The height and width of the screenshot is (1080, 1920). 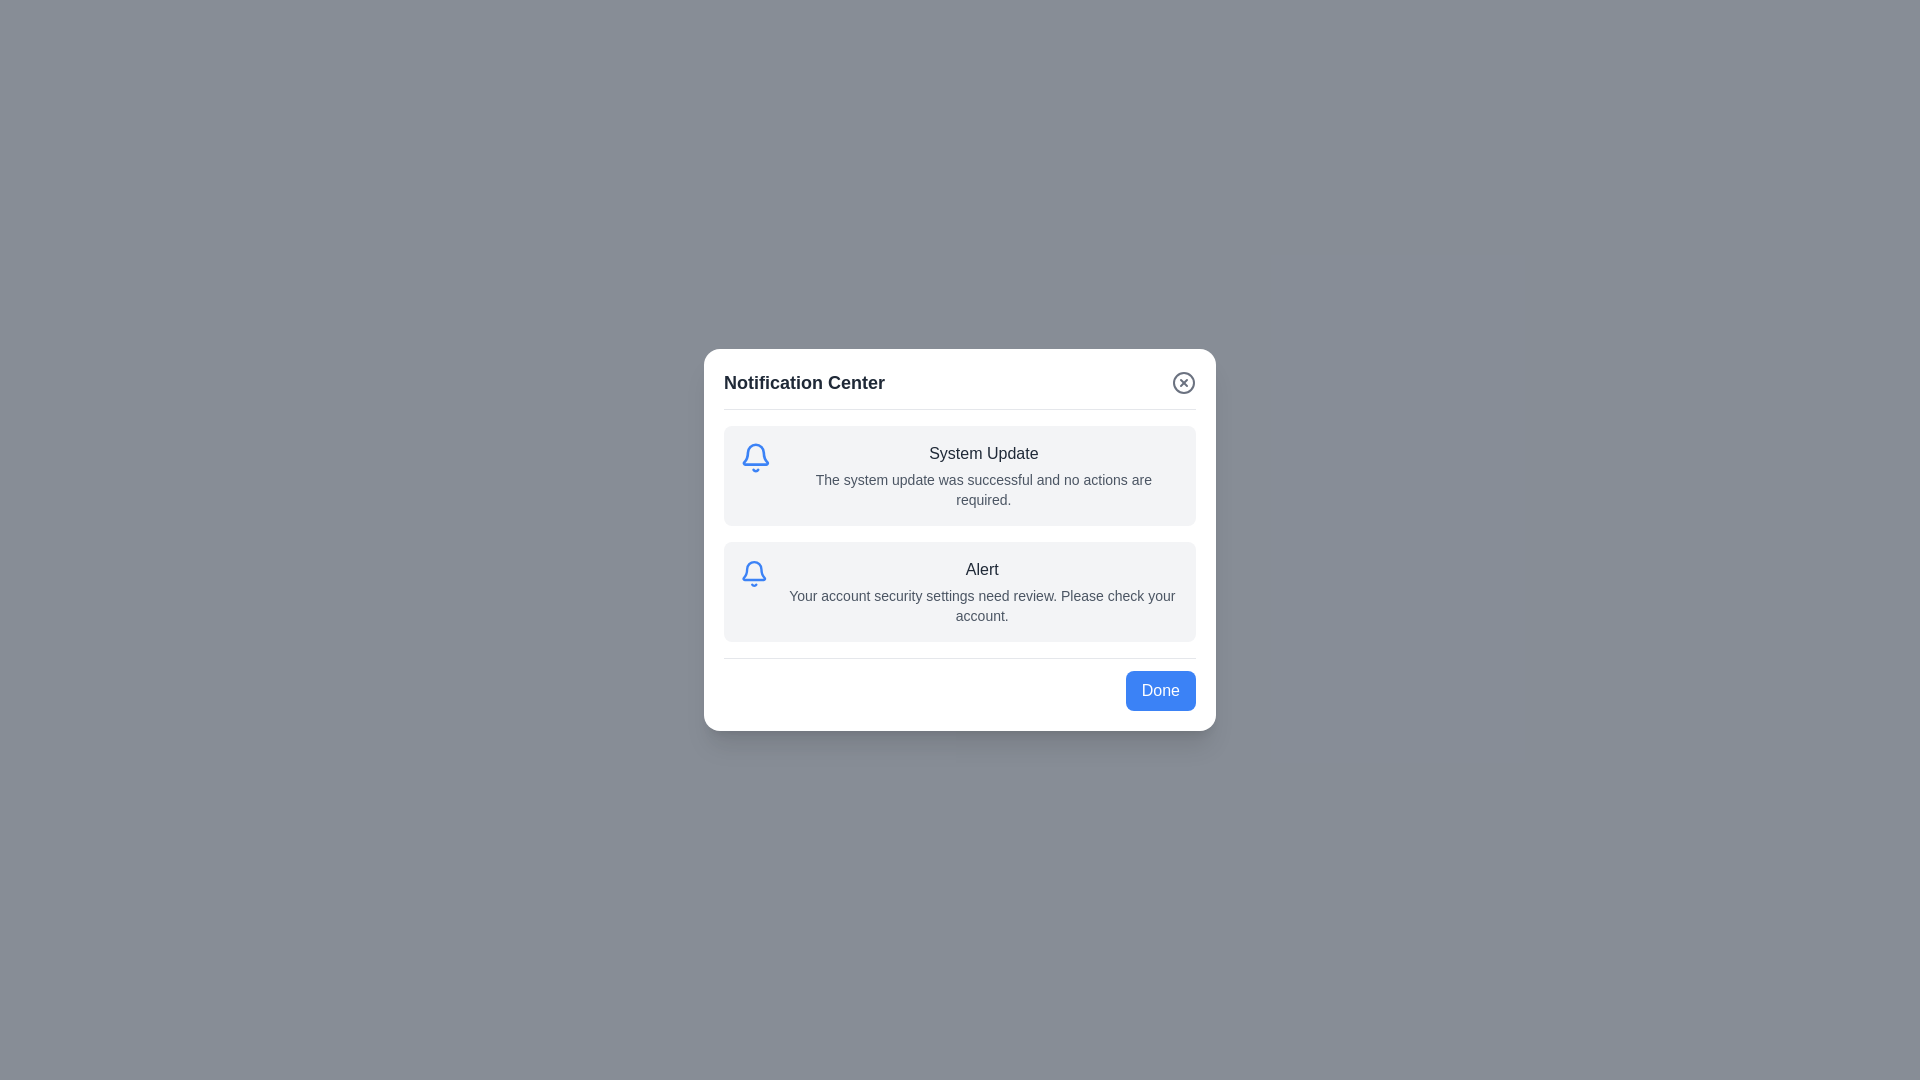 I want to click on the notification icon corresponding to Alert to open its details, so click(x=753, y=574).